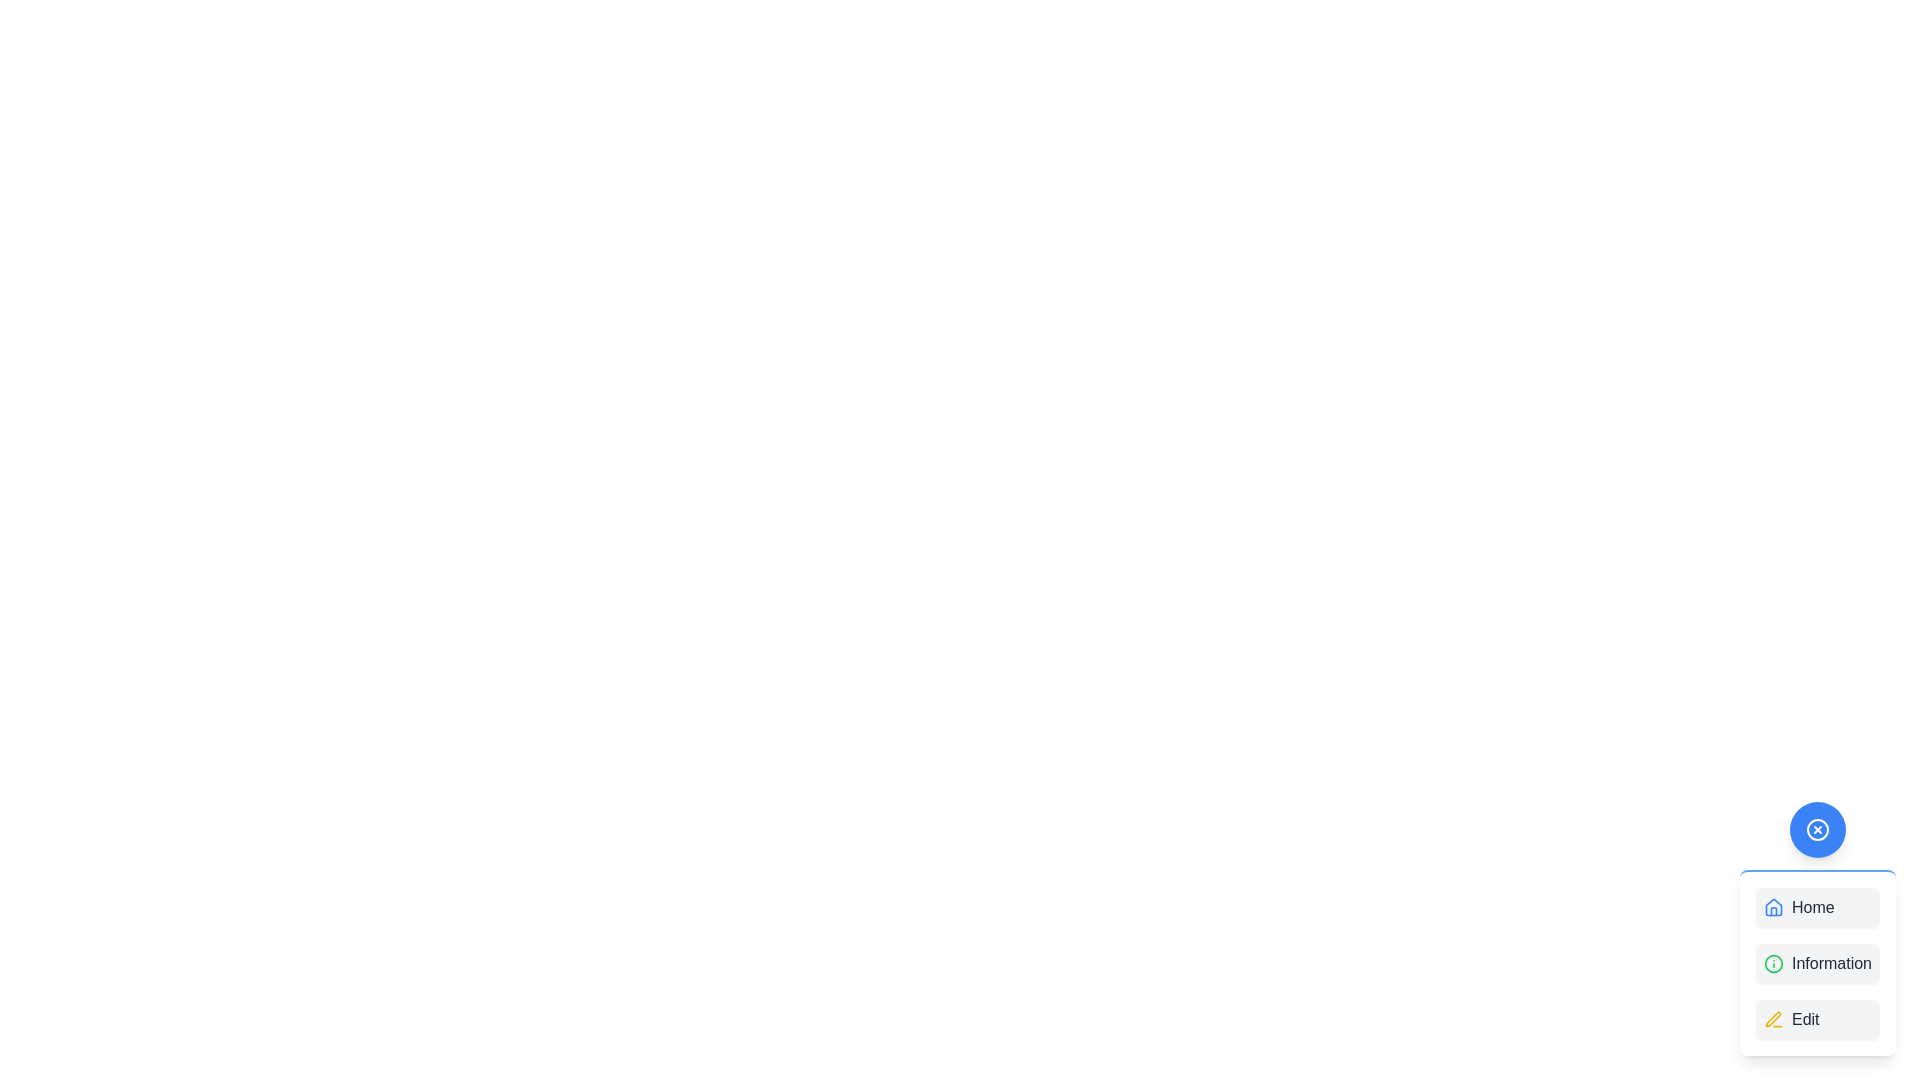  Describe the element at coordinates (1818, 829) in the screenshot. I see `the circular icon featuring a cross mark in the center` at that location.